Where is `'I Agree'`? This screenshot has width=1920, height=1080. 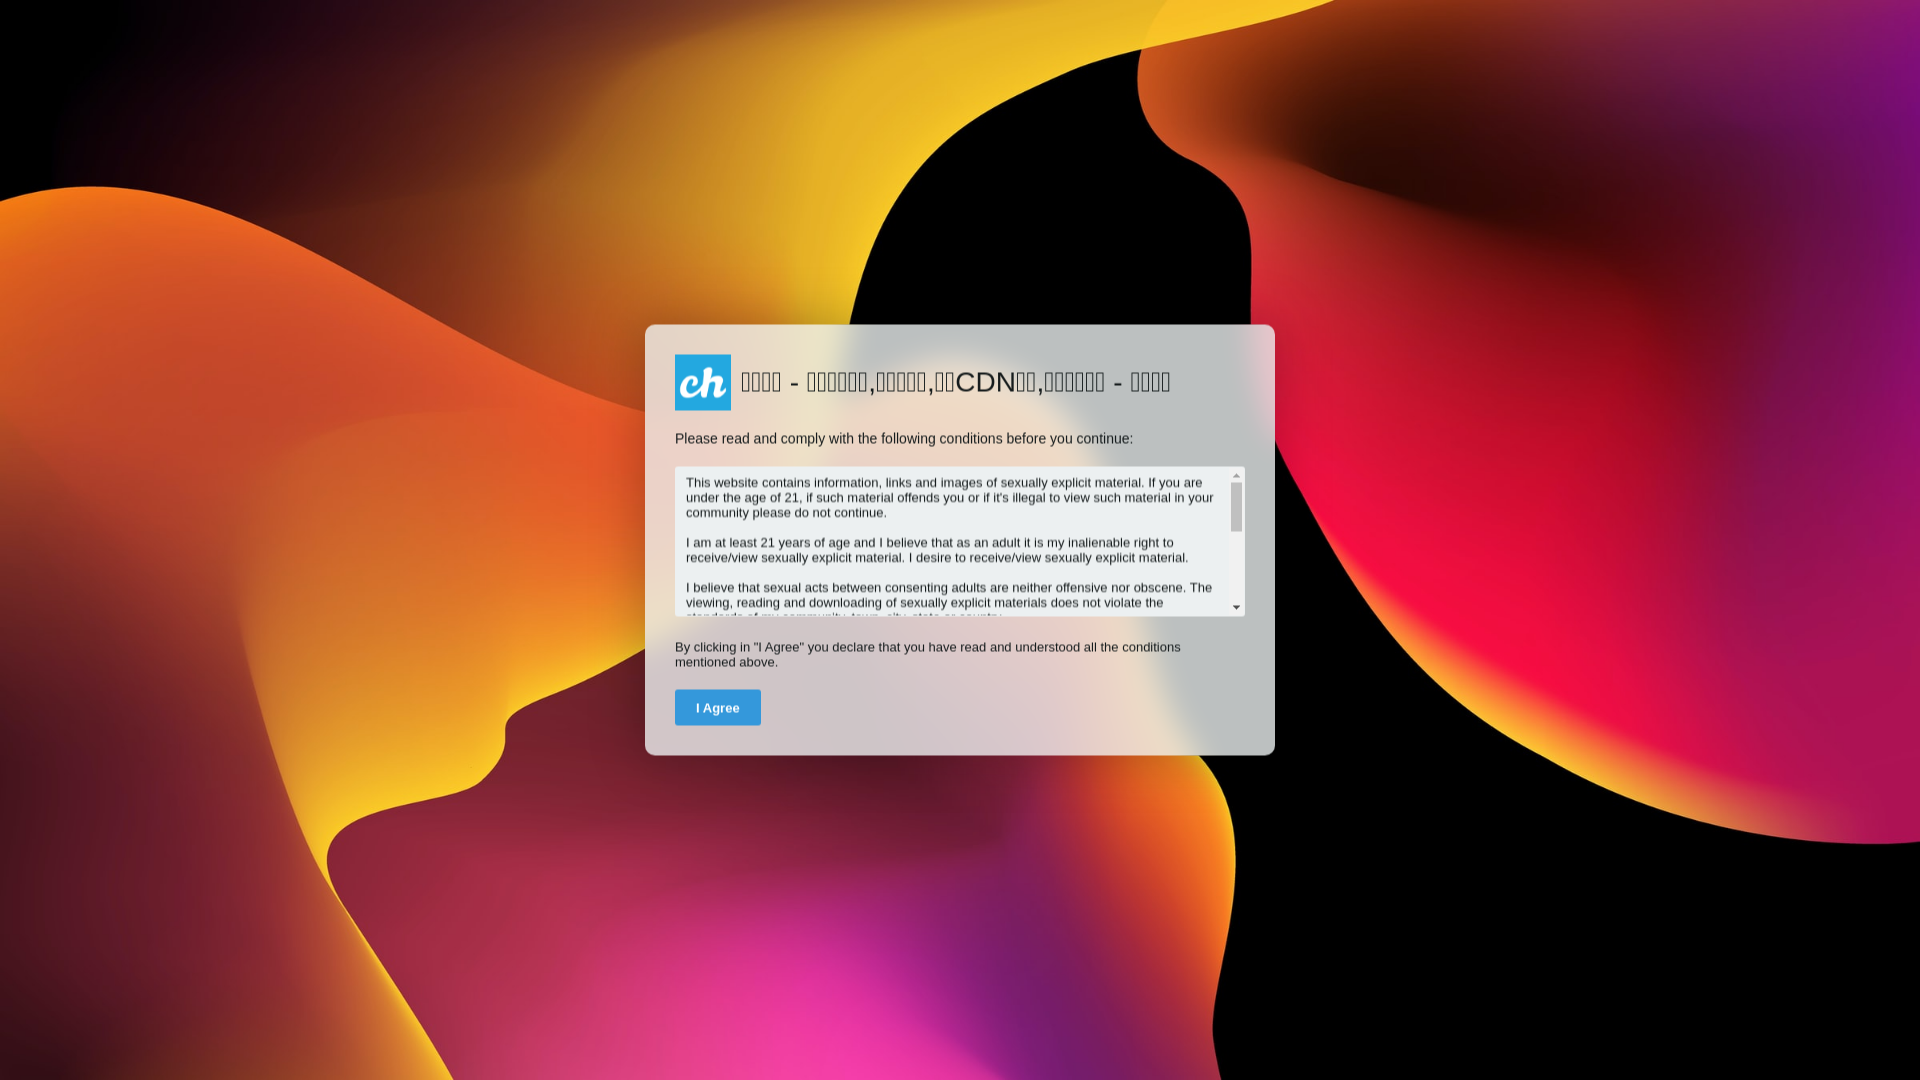 'I Agree' is located at coordinates (718, 707).